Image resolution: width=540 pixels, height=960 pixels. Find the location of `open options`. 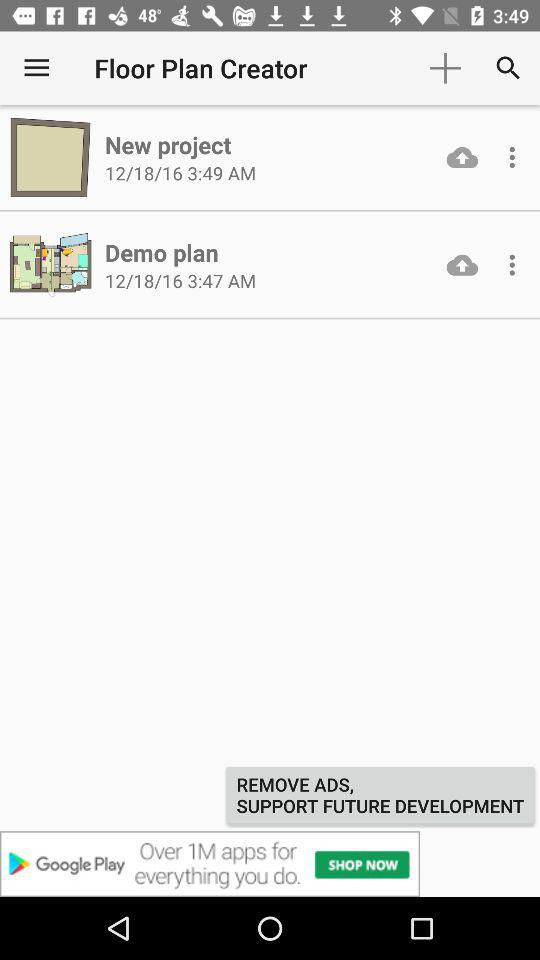

open options is located at coordinates (512, 264).